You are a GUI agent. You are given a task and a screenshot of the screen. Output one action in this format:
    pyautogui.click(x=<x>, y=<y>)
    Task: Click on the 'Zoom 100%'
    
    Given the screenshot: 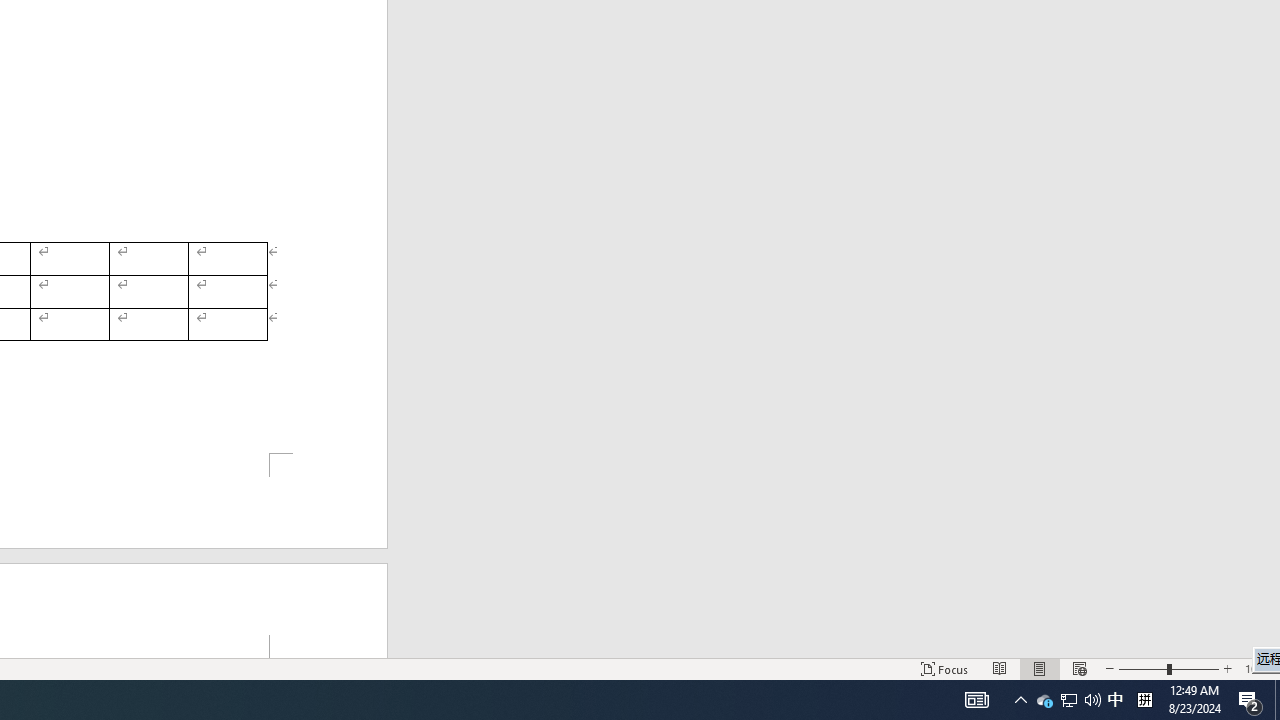 What is the action you would take?
    pyautogui.click(x=1257, y=669)
    